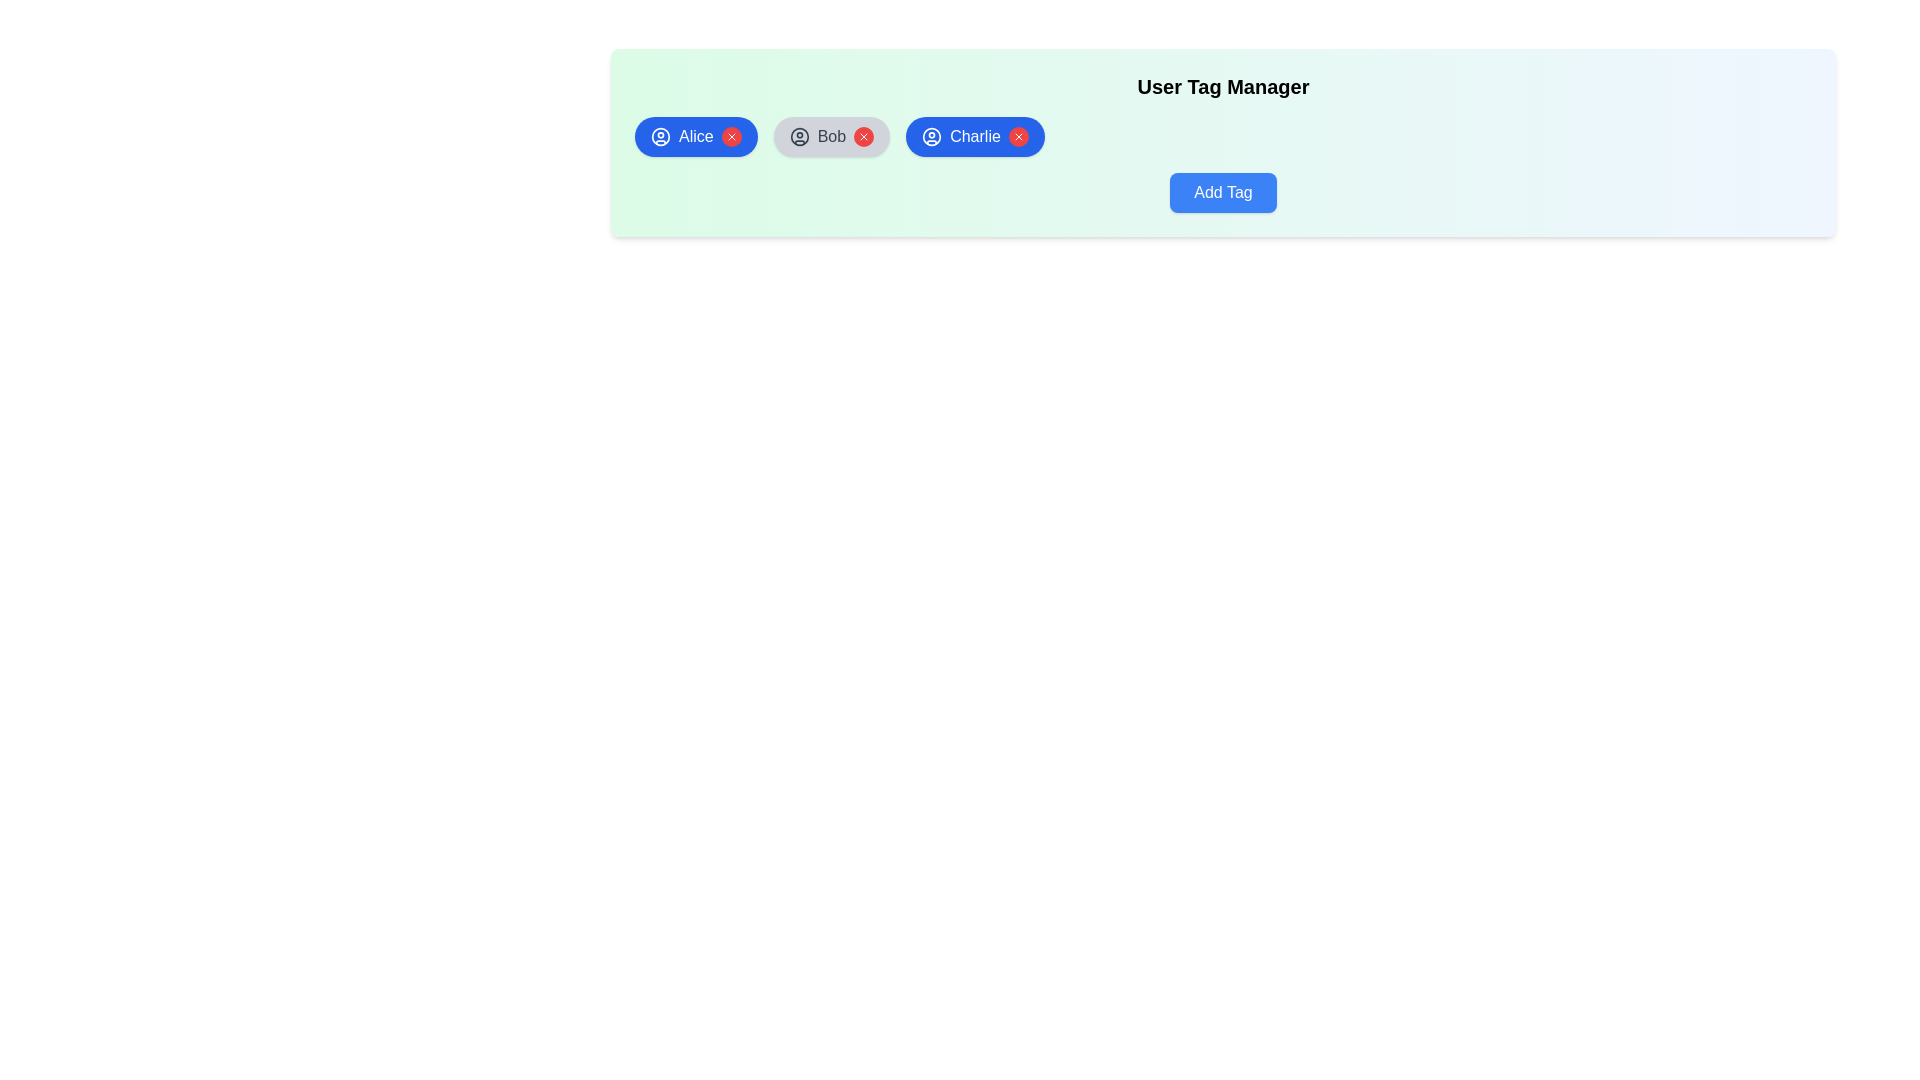 Image resolution: width=1920 pixels, height=1080 pixels. Describe the element at coordinates (1018, 136) in the screenshot. I see `red 'X' button to remove the tag named Charlie` at that location.